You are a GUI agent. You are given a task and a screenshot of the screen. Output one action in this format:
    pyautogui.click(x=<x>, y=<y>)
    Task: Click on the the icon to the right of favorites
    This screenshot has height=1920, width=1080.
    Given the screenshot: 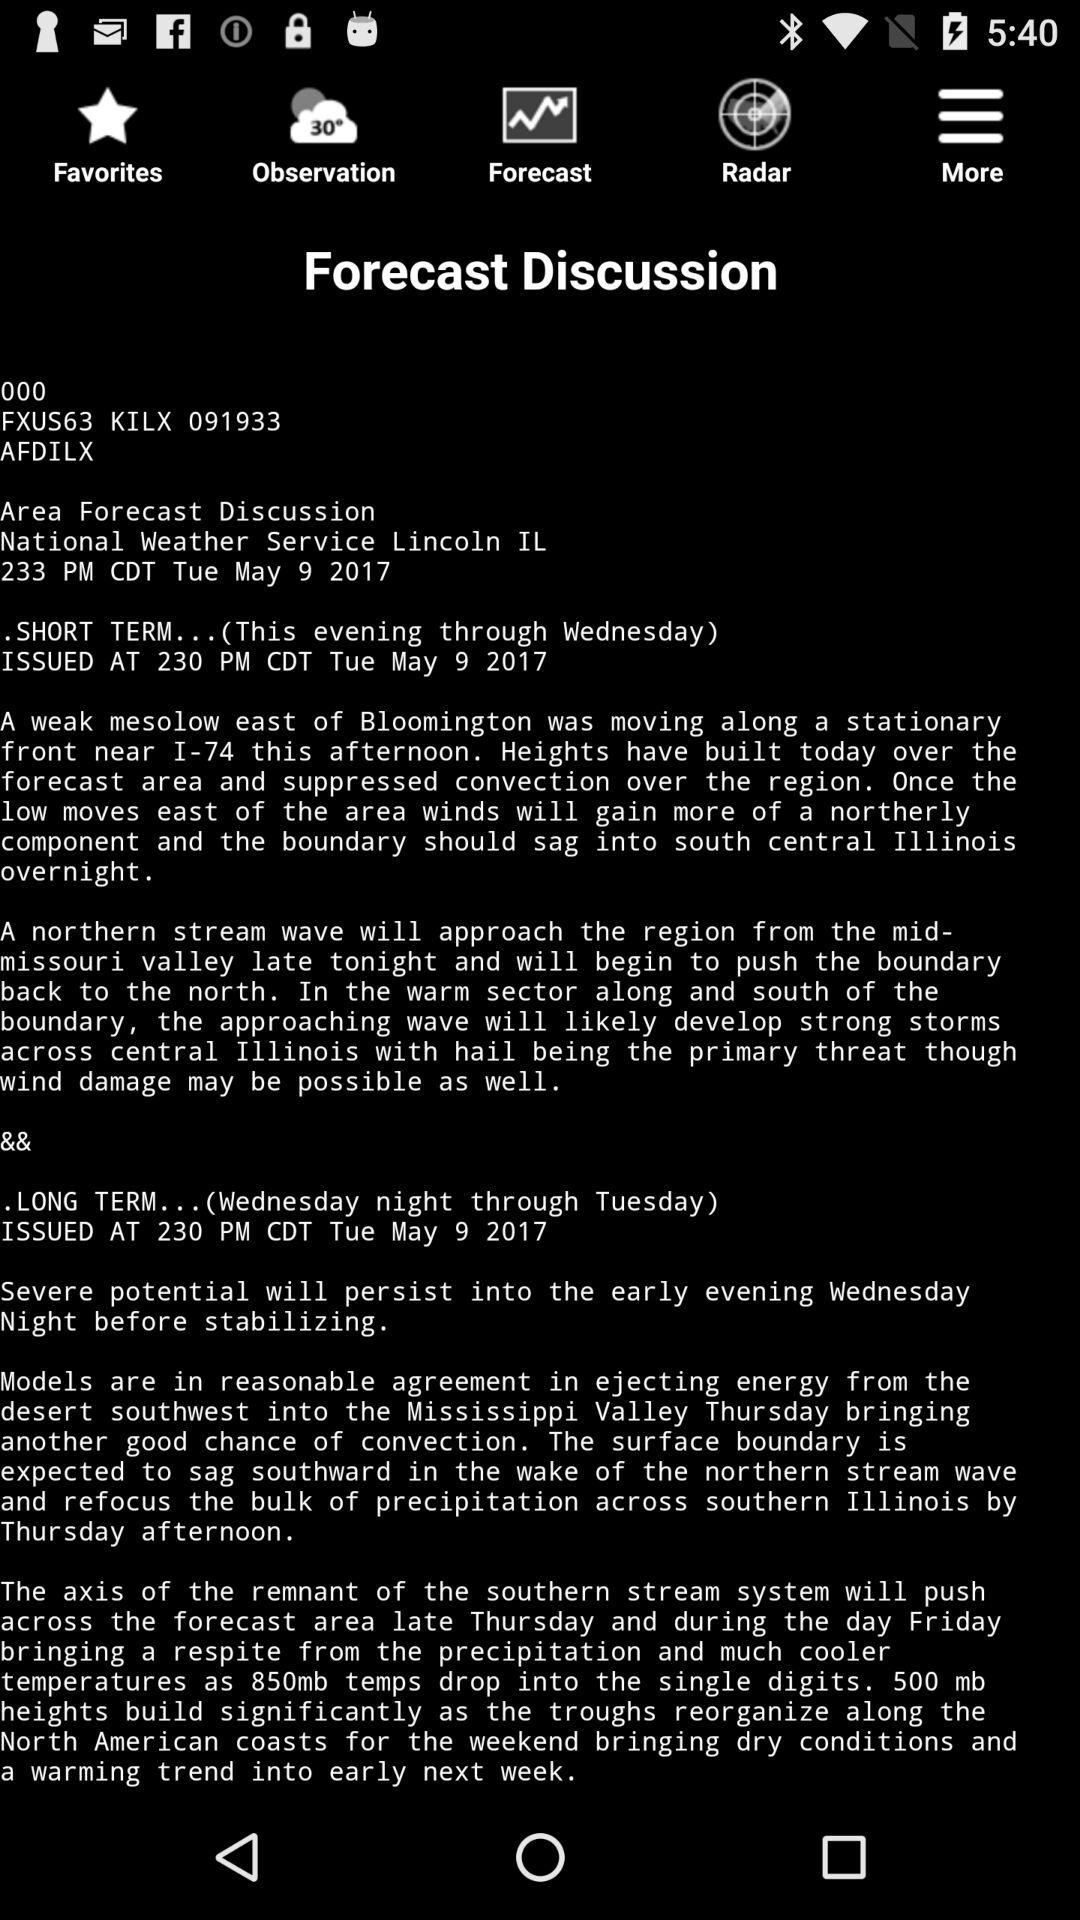 What is the action you would take?
    pyautogui.click(x=323, y=124)
    